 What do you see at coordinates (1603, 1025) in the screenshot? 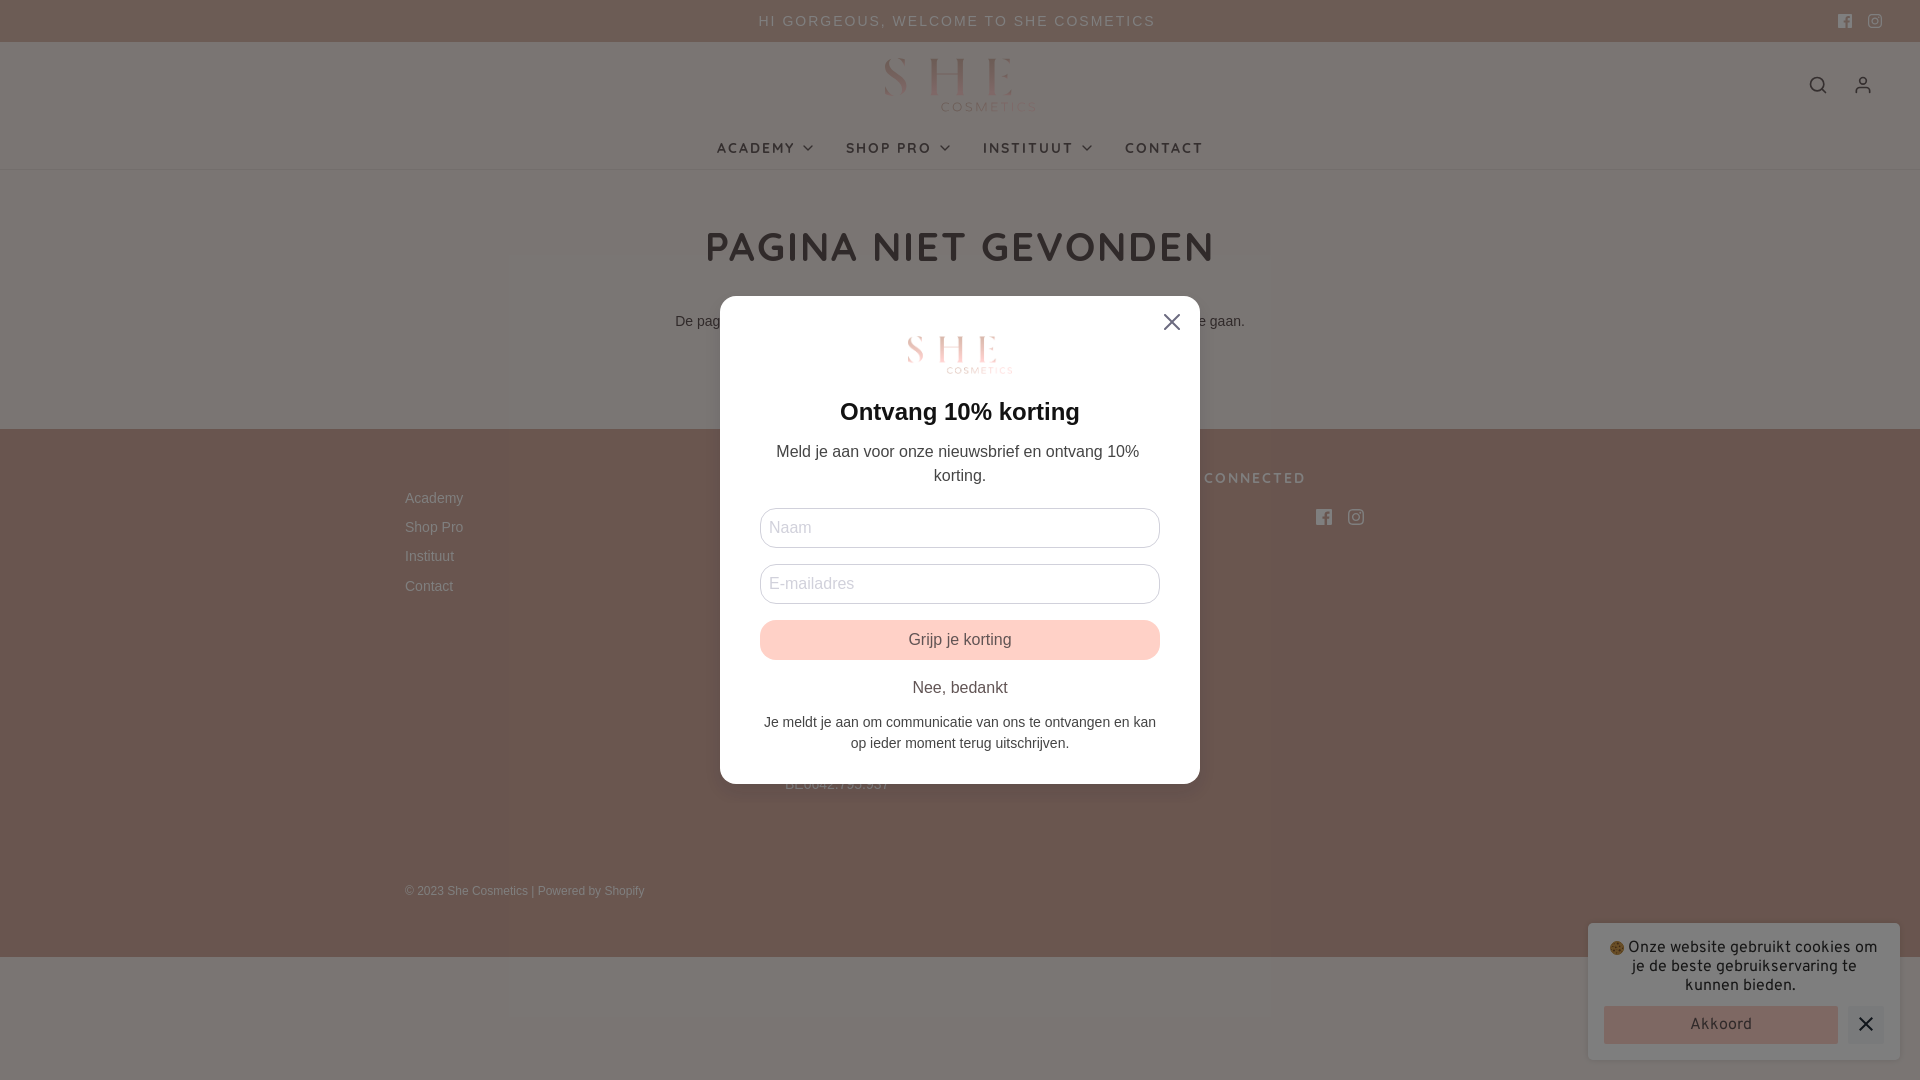
I see `'Akkoord'` at bounding box center [1603, 1025].